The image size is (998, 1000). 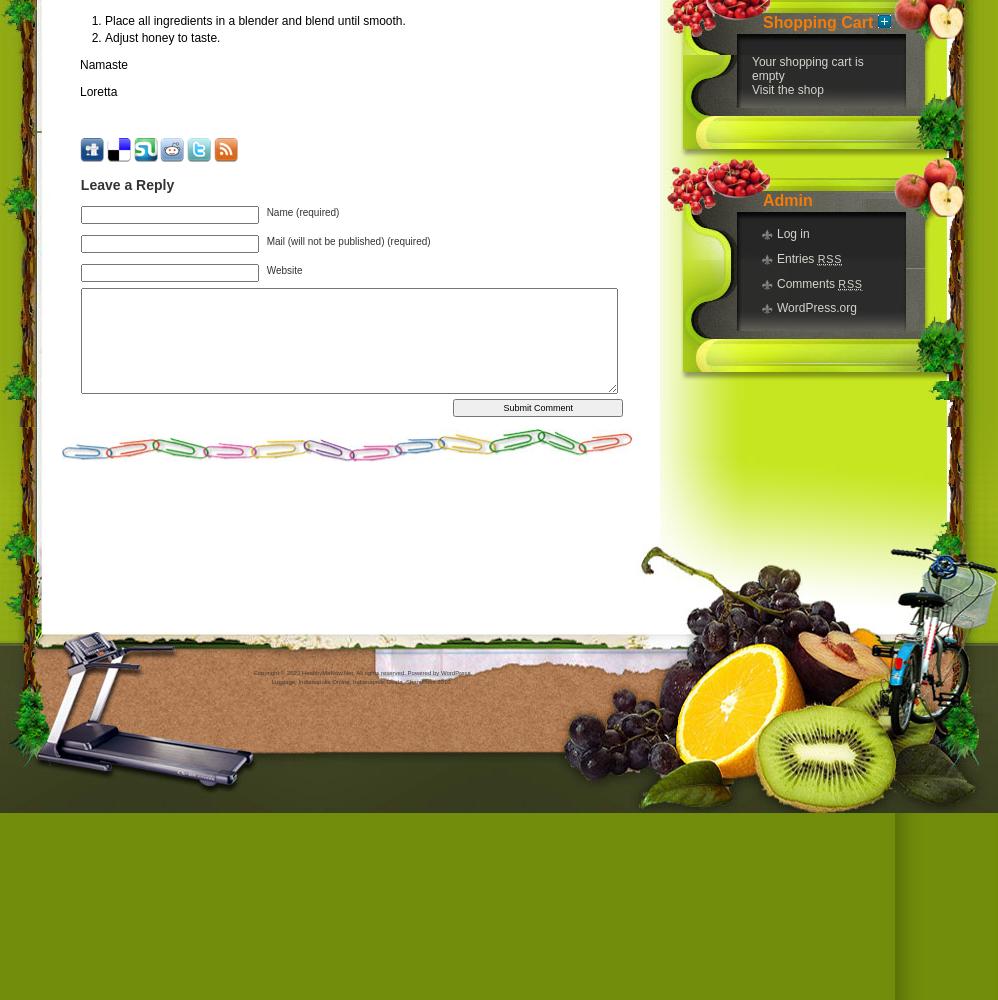 What do you see at coordinates (103, 63) in the screenshot?
I see `'Namaste'` at bounding box center [103, 63].